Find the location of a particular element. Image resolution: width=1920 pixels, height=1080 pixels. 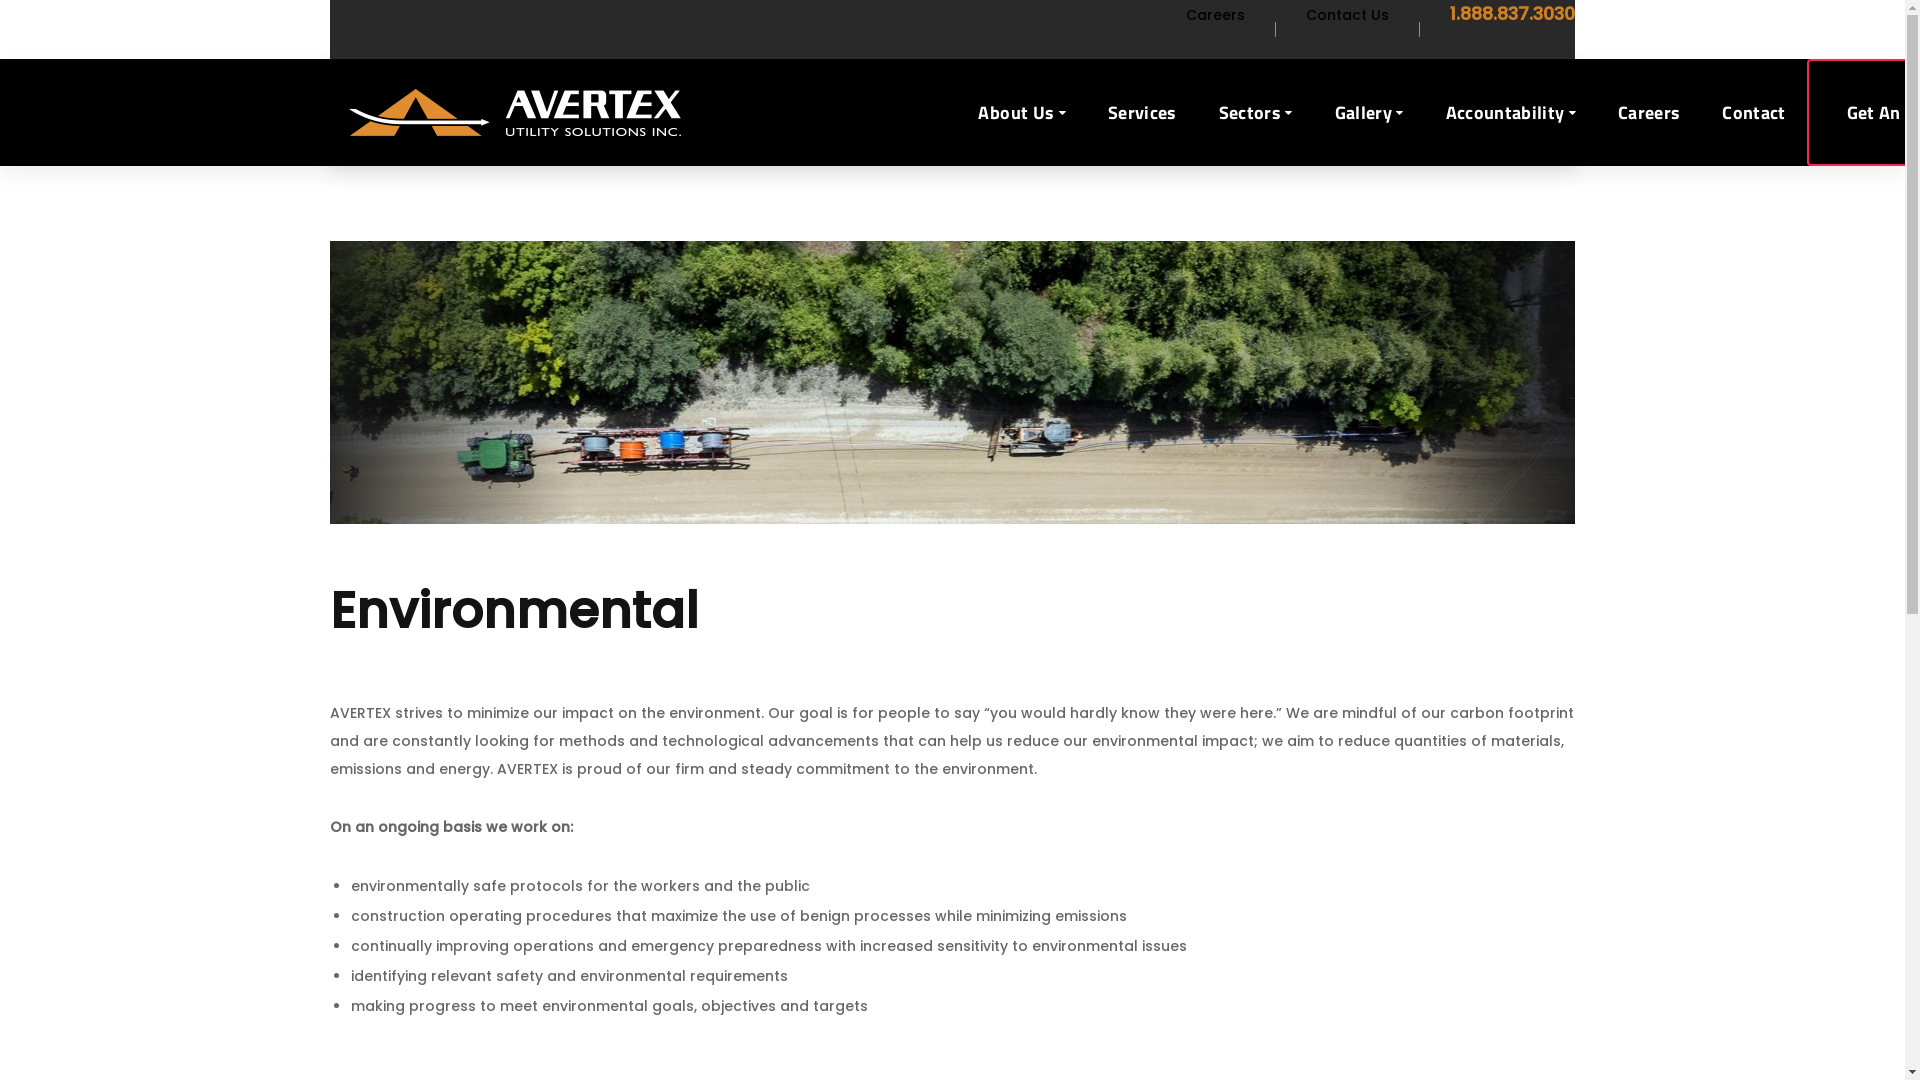

'Accountability' is located at coordinates (1511, 111).